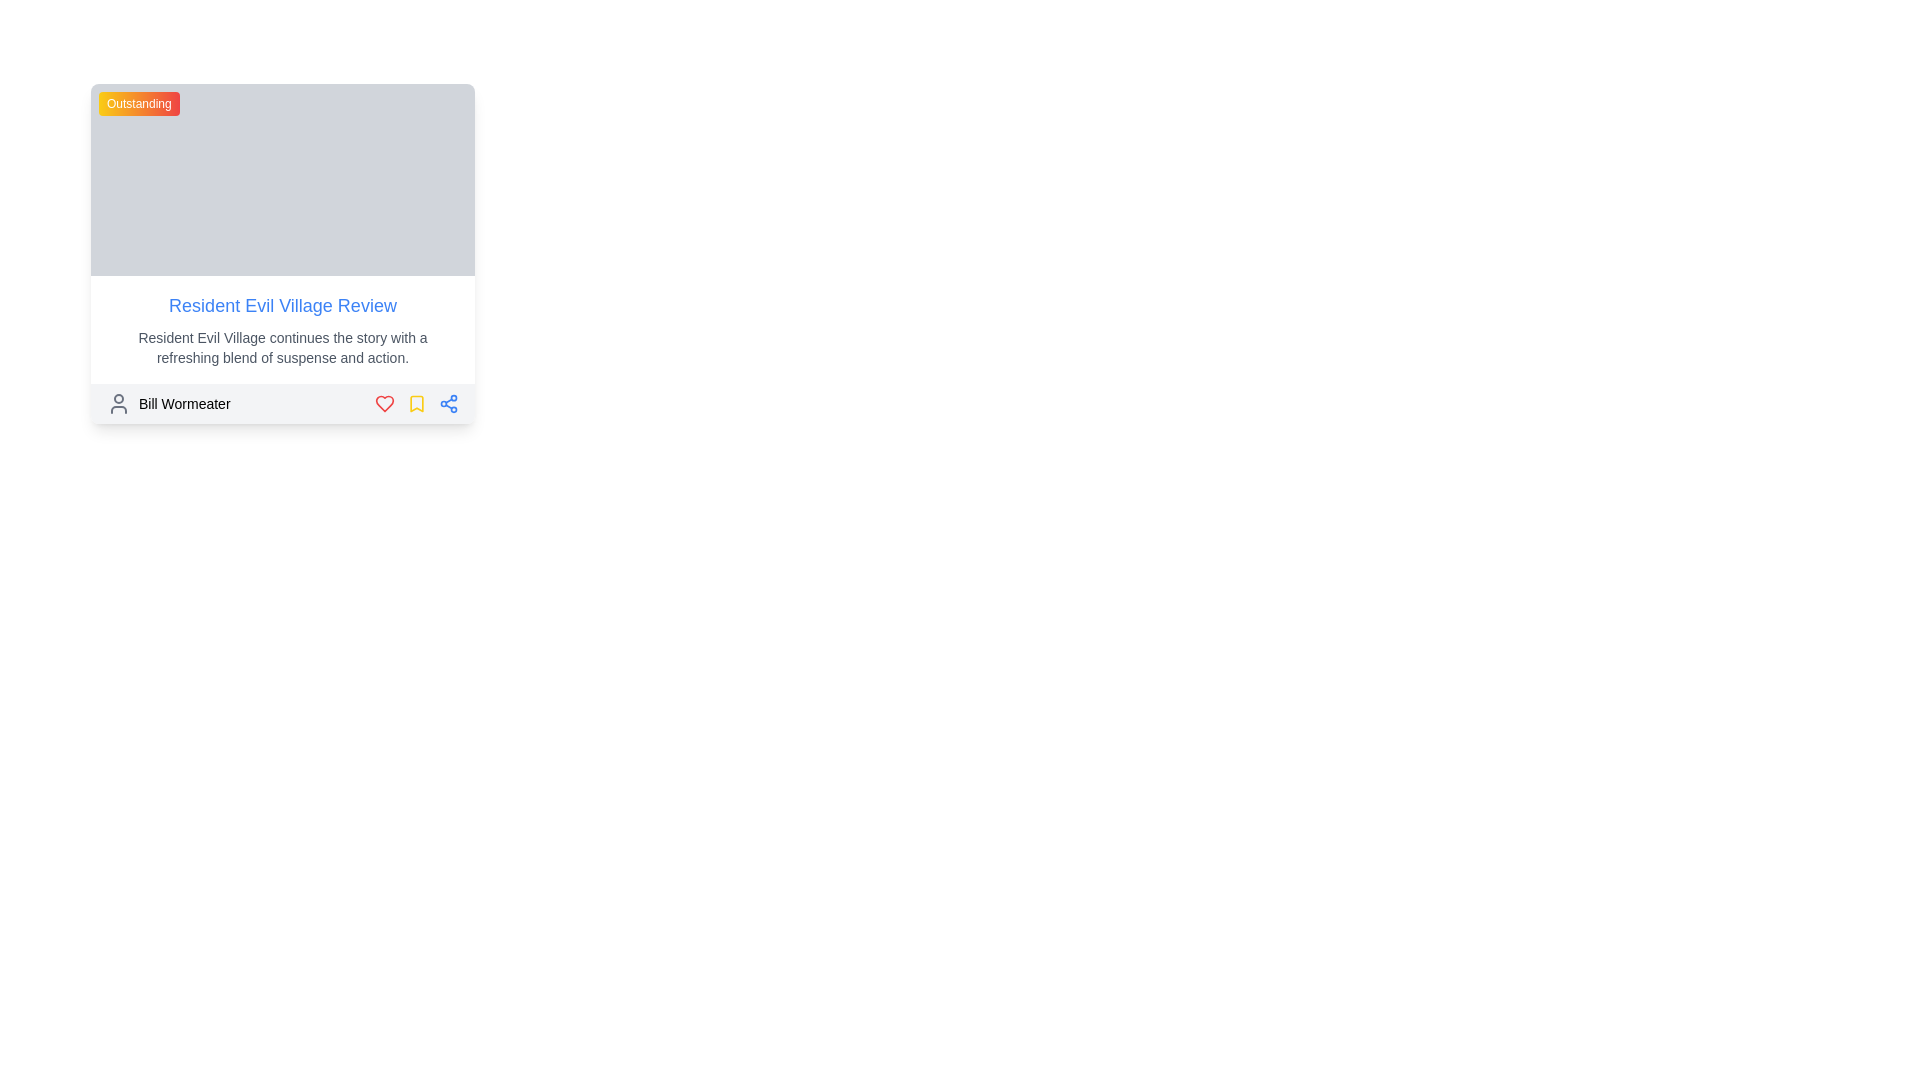 This screenshot has width=1920, height=1080. I want to click on the user avatar icon representing 'Bill Wormeater', which is located at the leftmost part of the row containing the name in the lower section of a card element, so click(118, 404).